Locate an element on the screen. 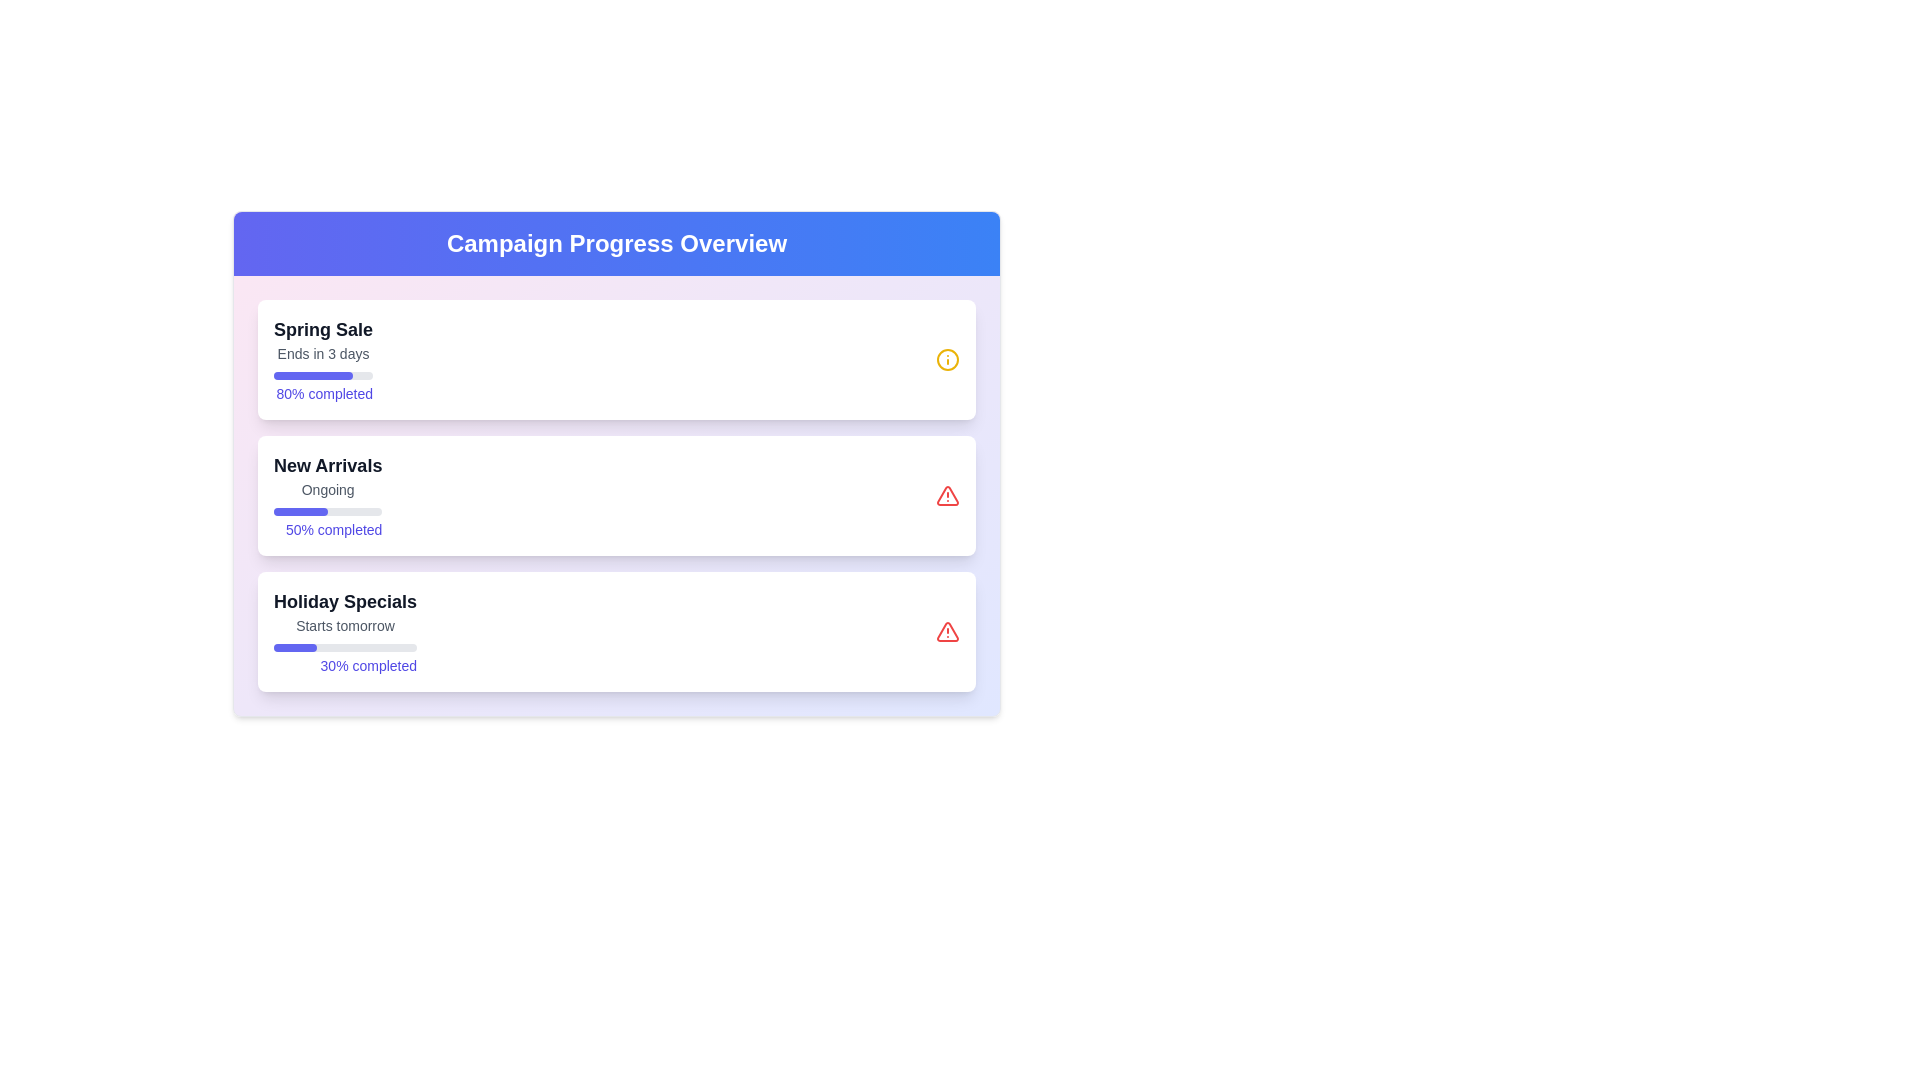  the textual indicator that displays the progress percentage for the 'Spring Sale', located below the progress bar is located at coordinates (323, 393).